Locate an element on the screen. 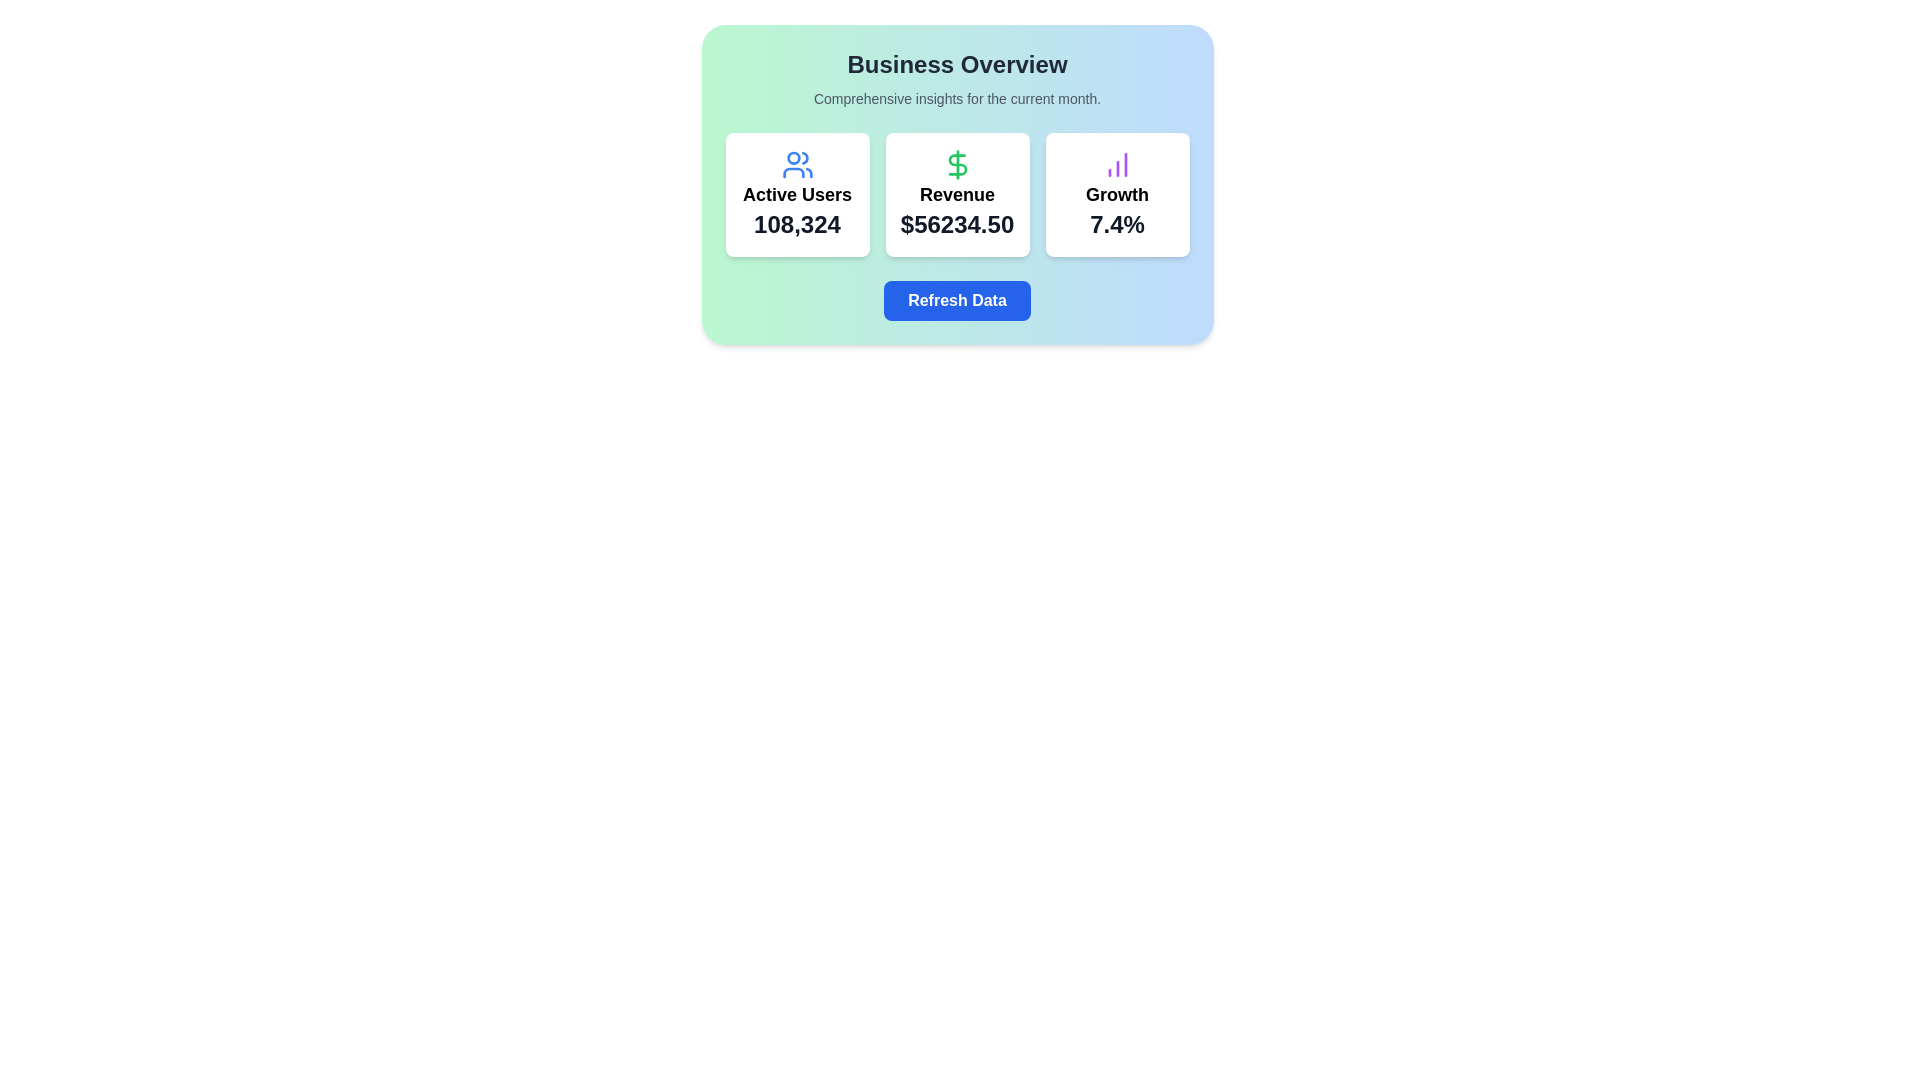 This screenshot has height=1080, width=1920. the data refresh button located below the summary cards for 'Active Users', 'Revenue', and 'Growth' is located at coordinates (956, 300).